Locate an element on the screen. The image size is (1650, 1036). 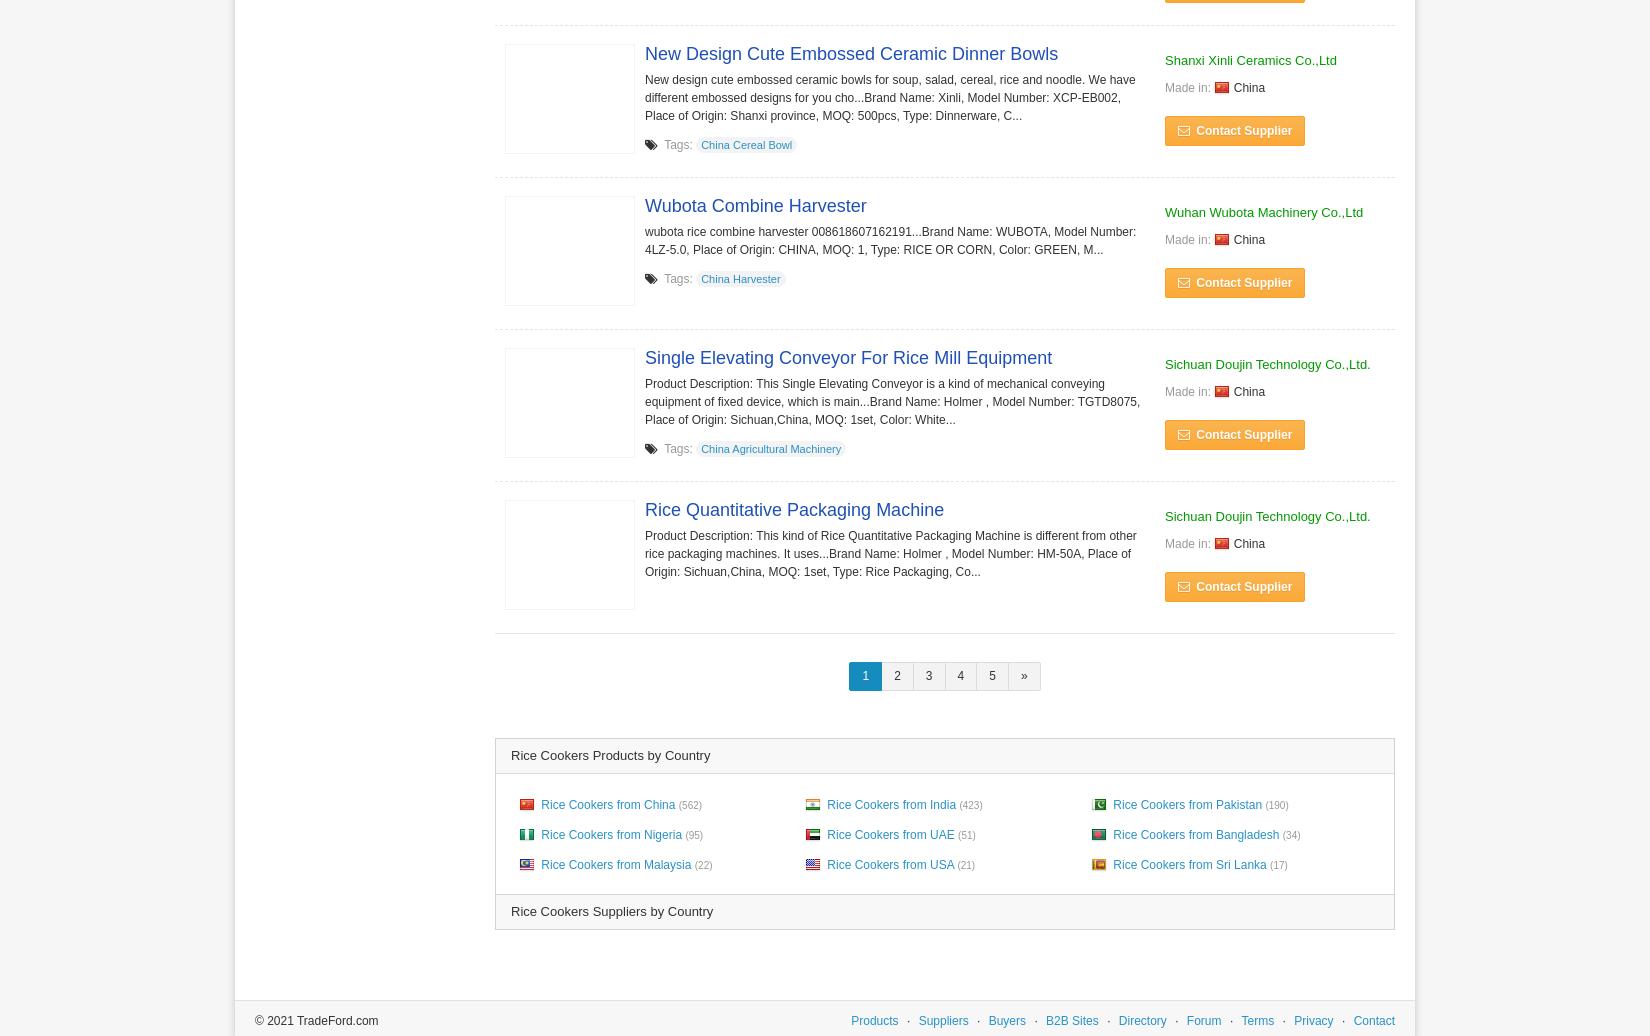
'© 2021 TradeFord.com' is located at coordinates (316, 1020).